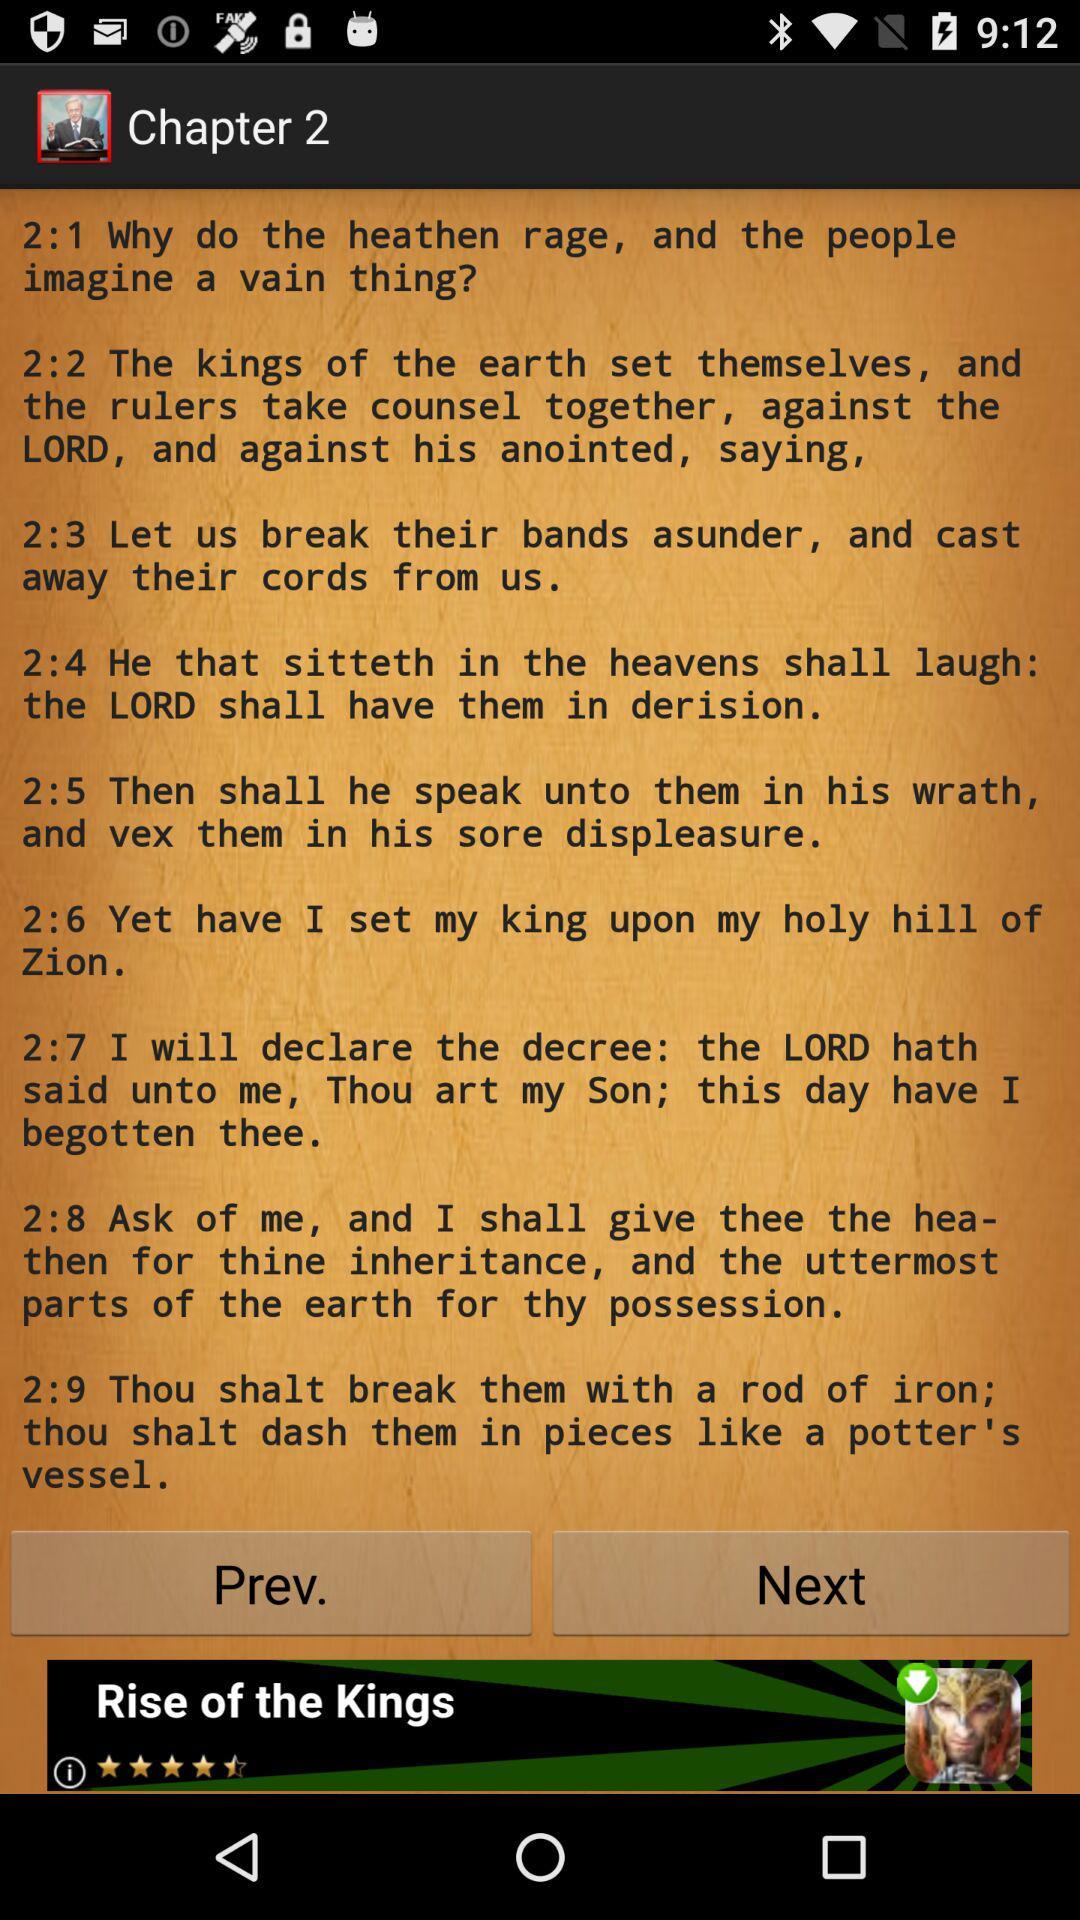  Describe the element at coordinates (538, 1724) in the screenshot. I see `advertisement` at that location.